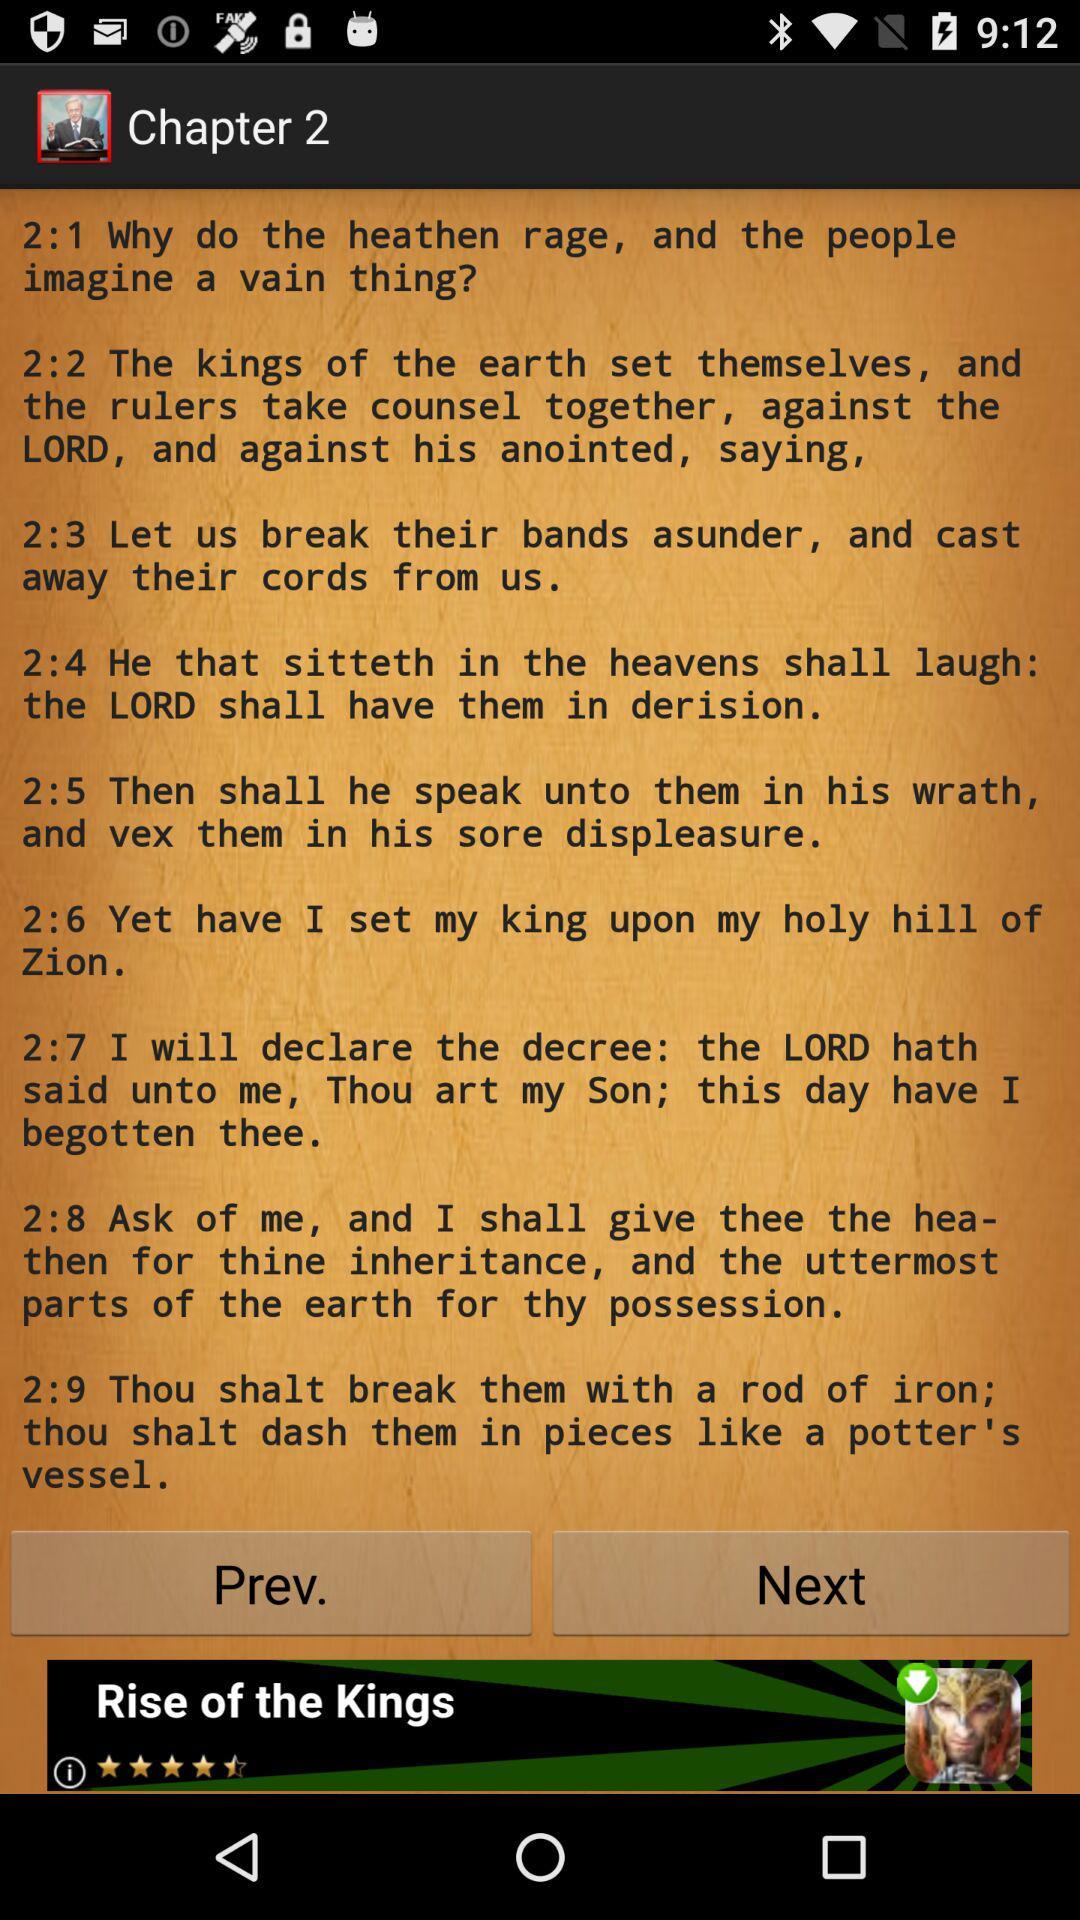  Describe the element at coordinates (538, 1724) in the screenshot. I see `advertisement` at that location.